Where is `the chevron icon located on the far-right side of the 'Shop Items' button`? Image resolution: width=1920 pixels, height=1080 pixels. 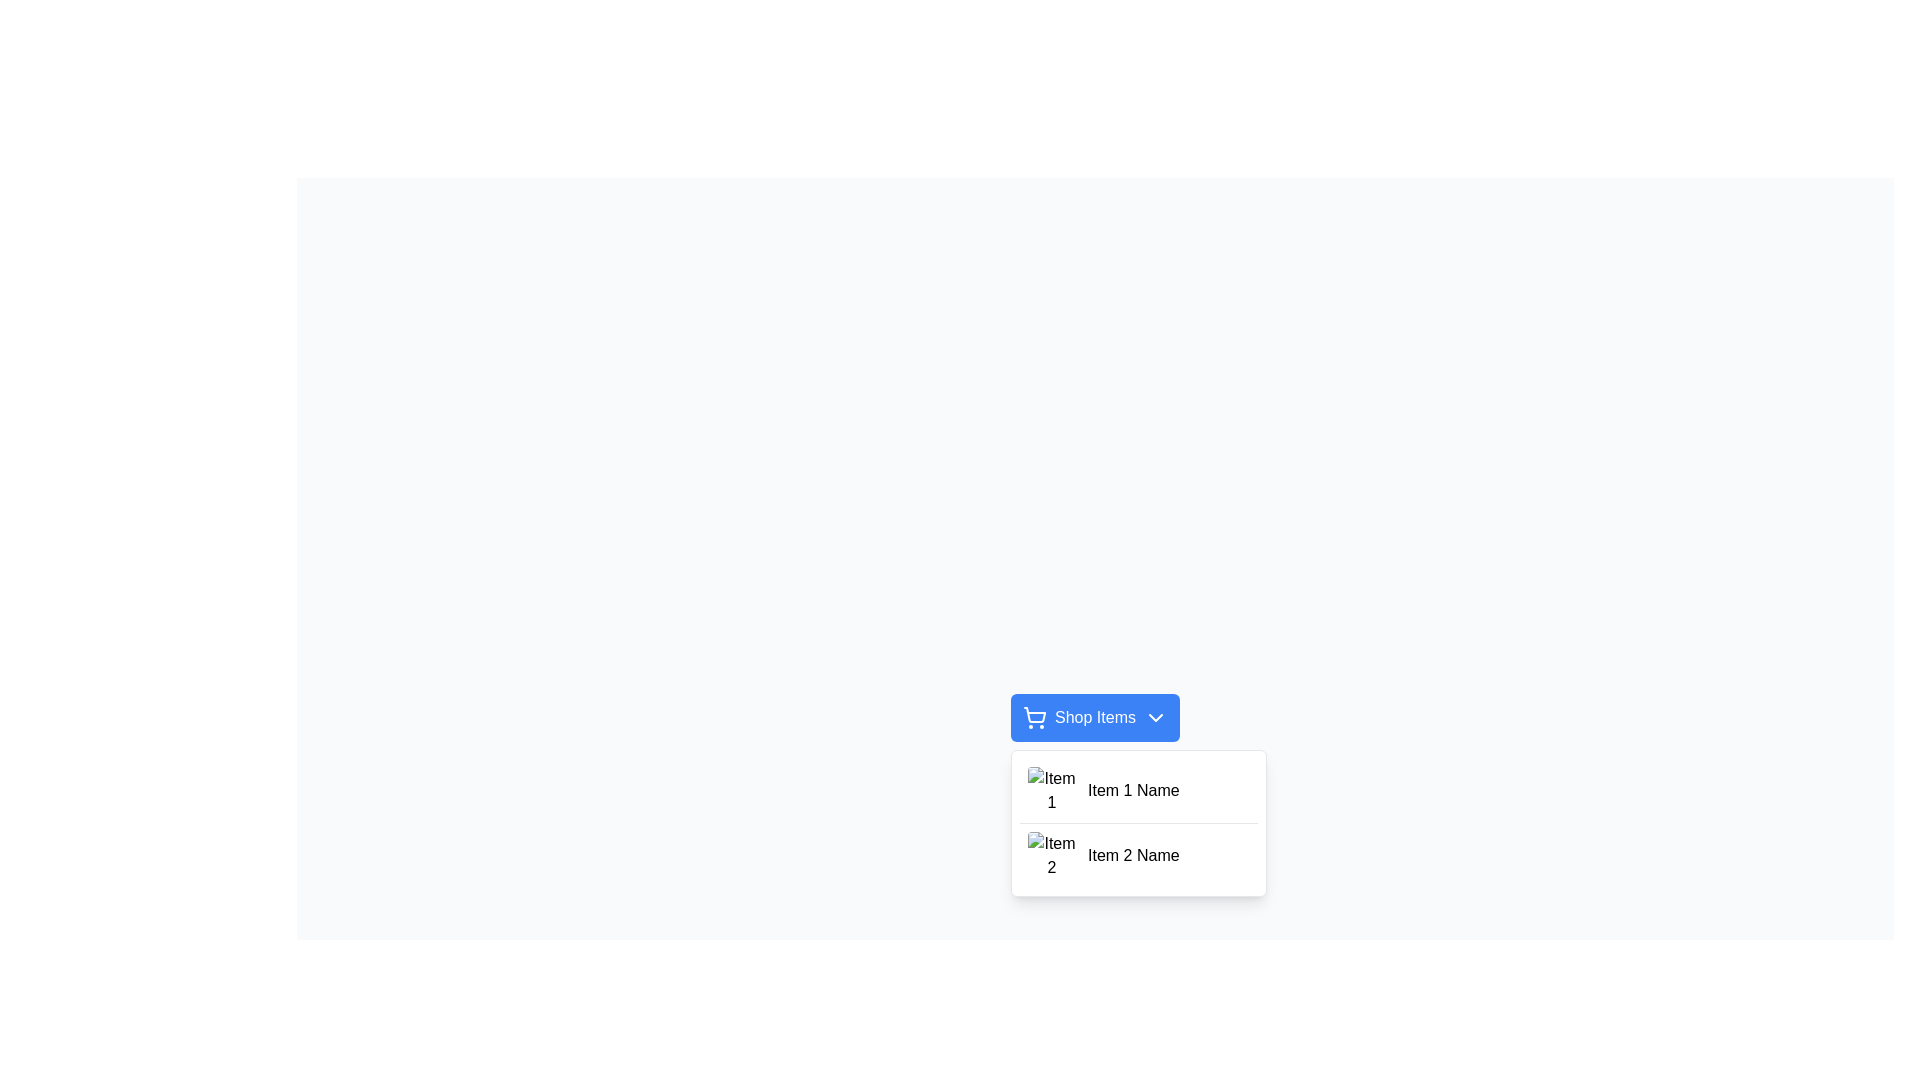 the chevron icon located on the far-right side of the 'Shop Items' button is located at coordinates (1156, 716).